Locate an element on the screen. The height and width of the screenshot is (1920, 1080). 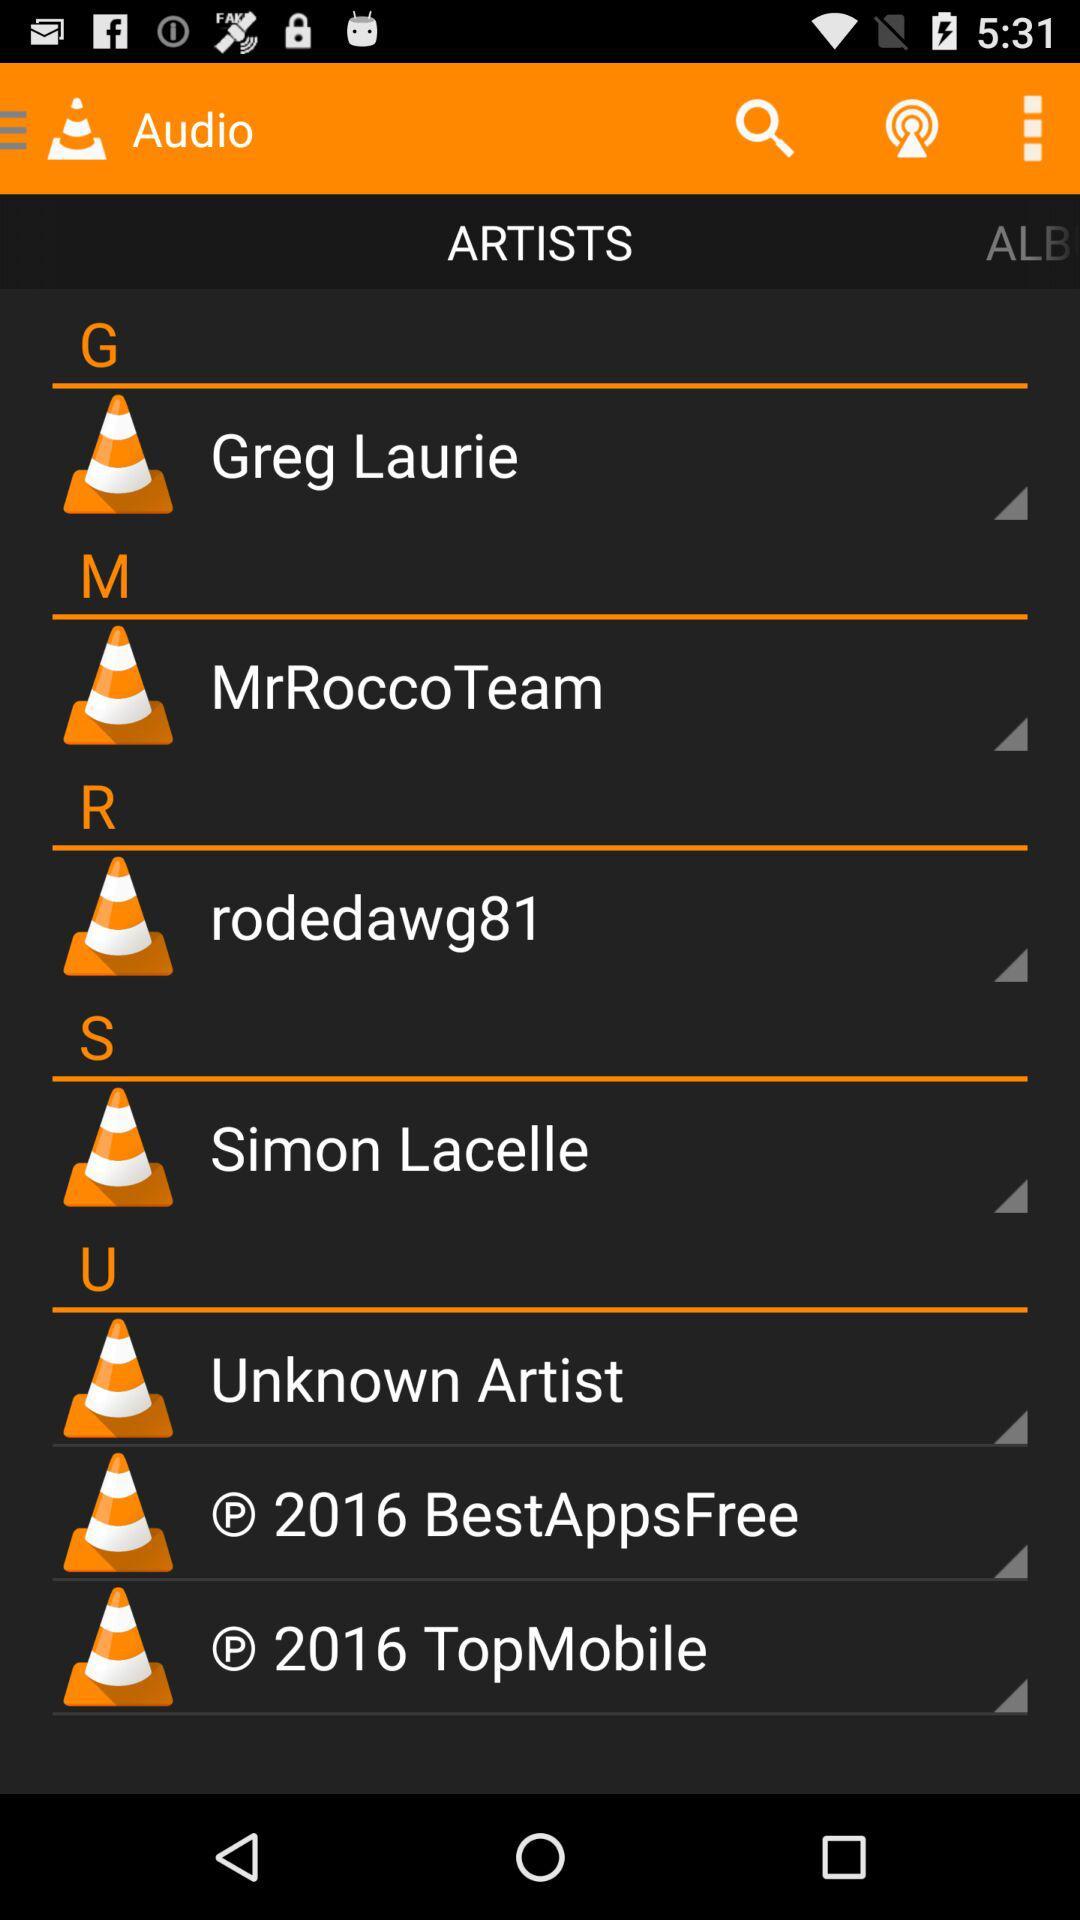
the item next to audio item is located at coordinates (764, 127).